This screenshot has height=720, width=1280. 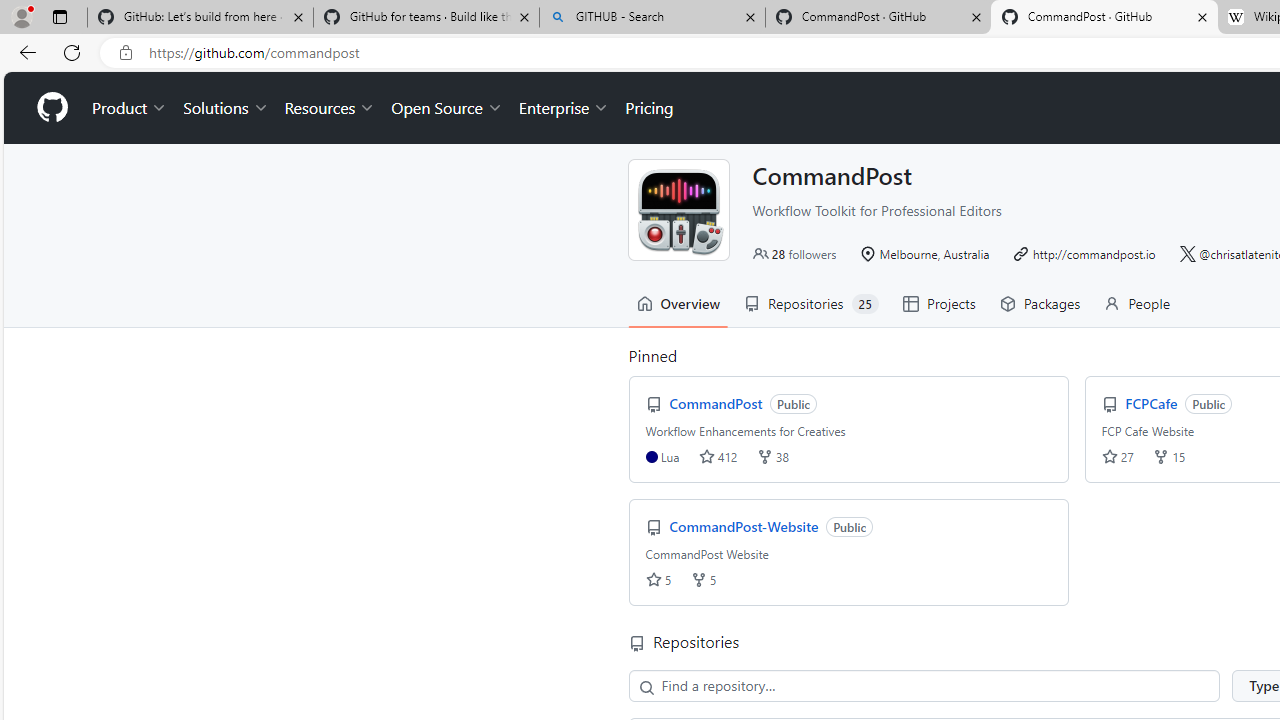 What do you see at coordinates (1169, 456) in the screenshot?
I see `'forks 15'` at bounding box center [1169, 456].